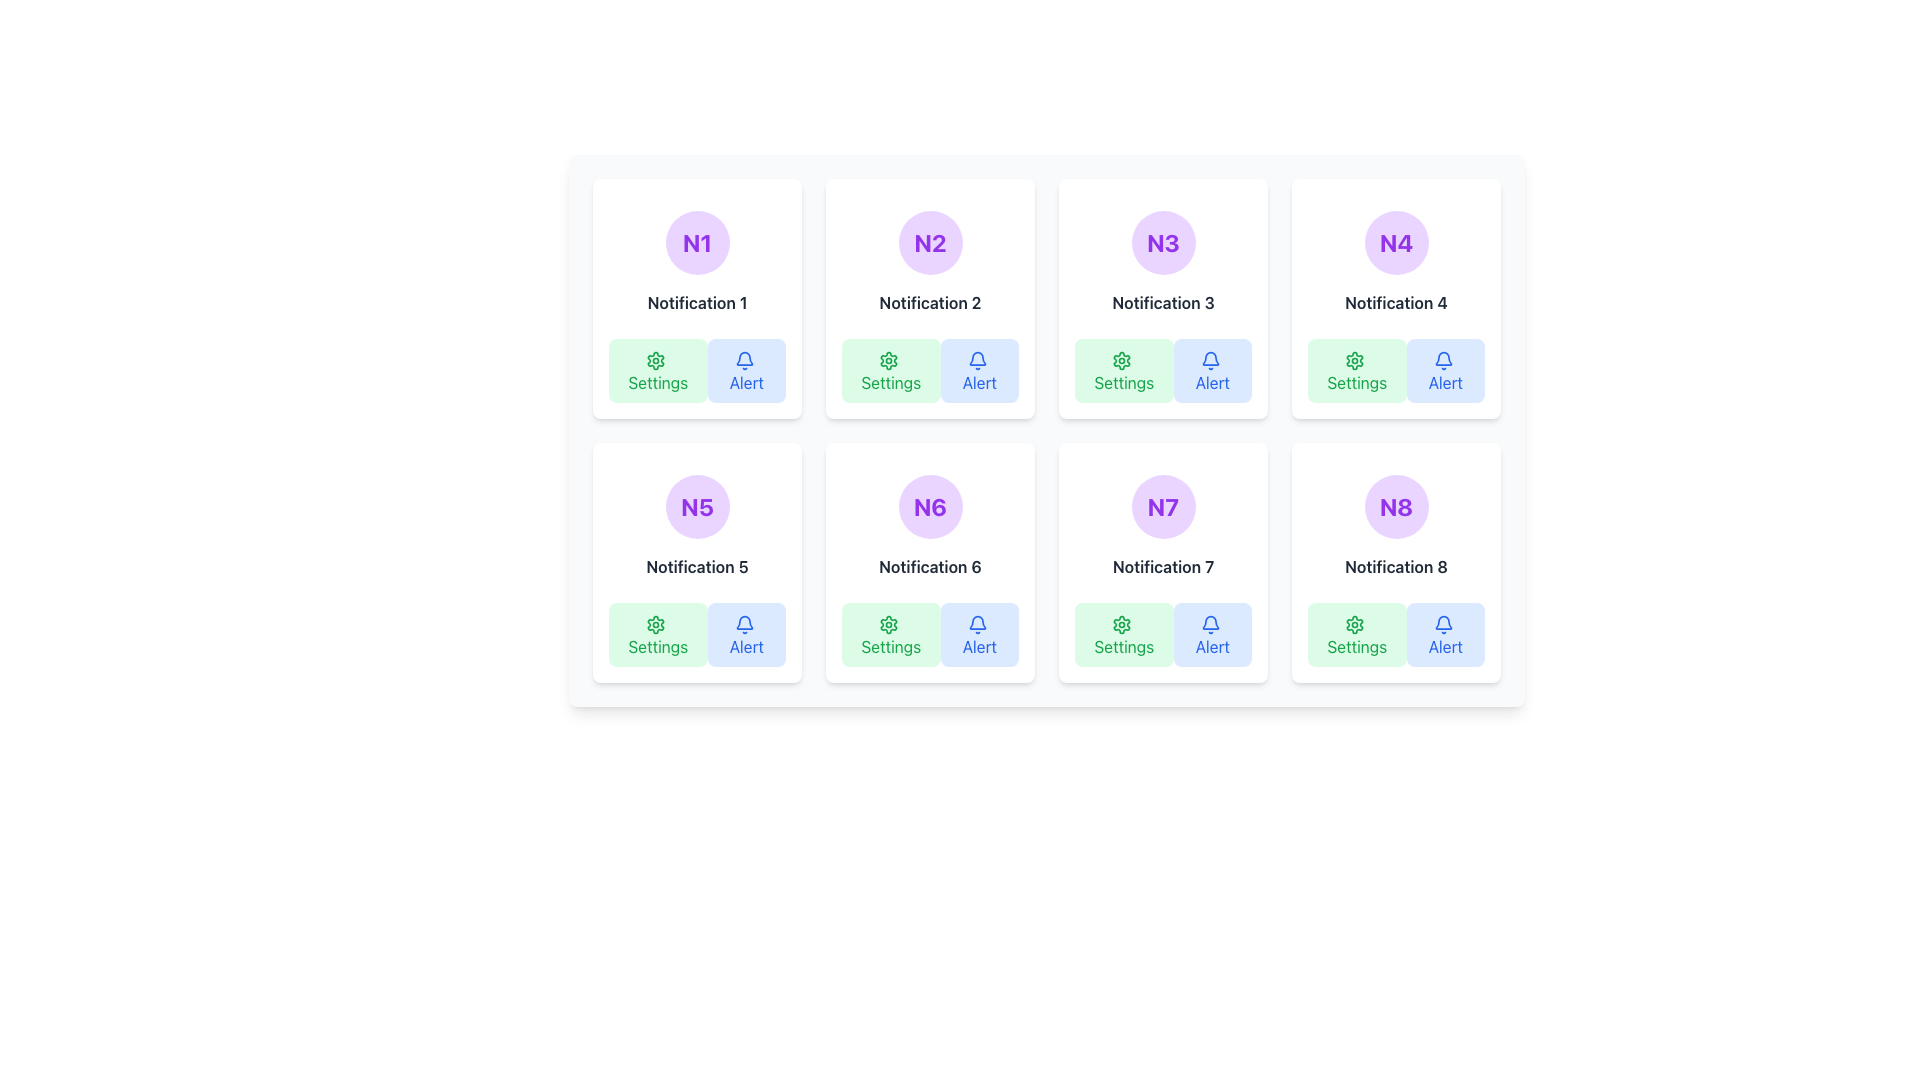 Image resolution: width=1920 pixels, height=1080 pixels. I want to click on the Bell Notification Symbol icon located in the Alert button within the third notification cell in the top row of the grid layout, so click(1209, 357).